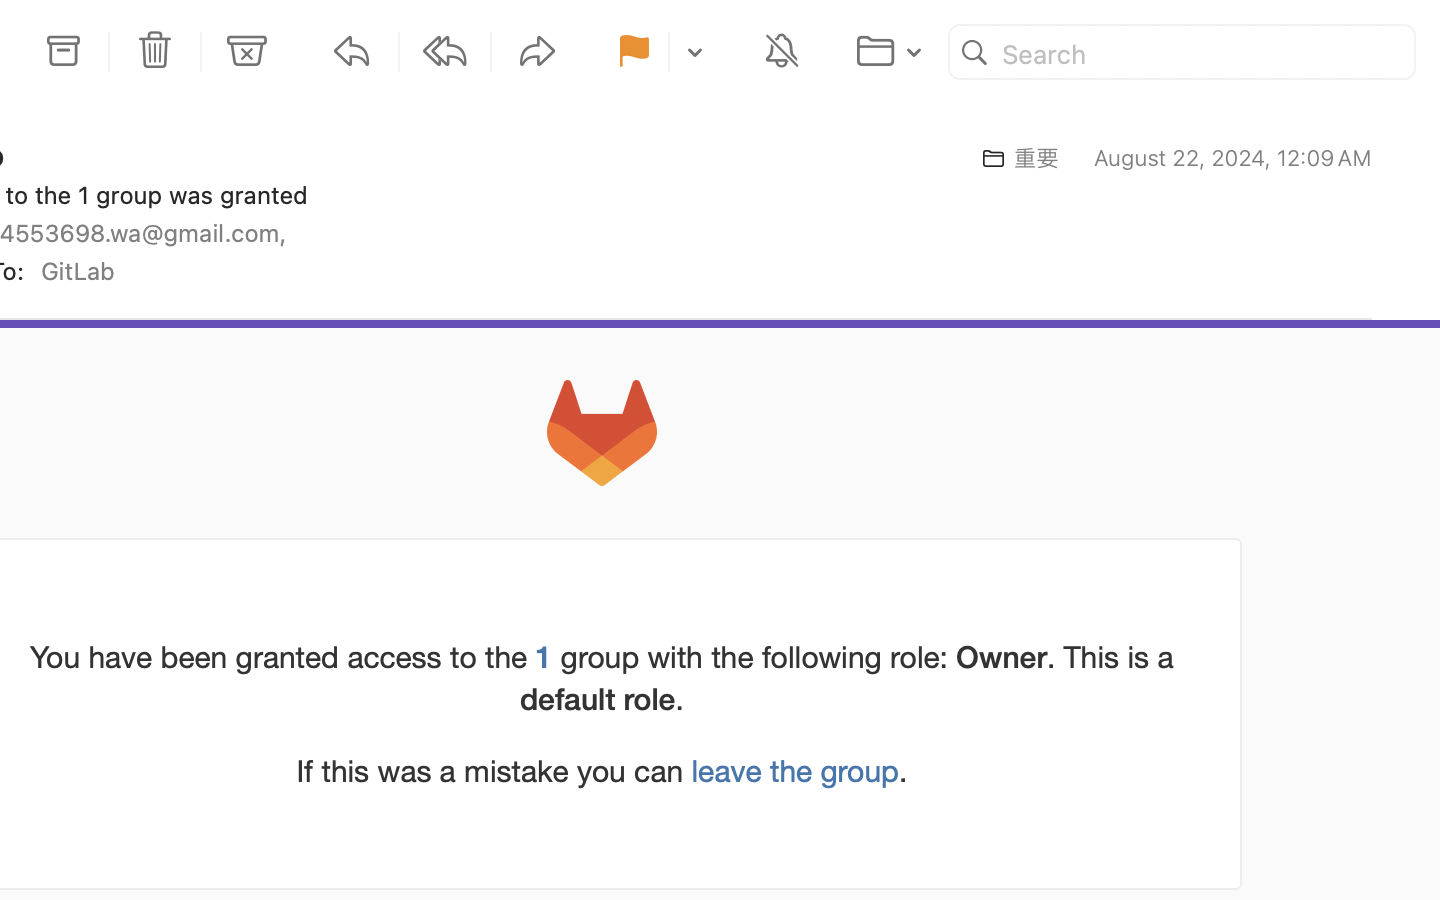  What do you see at coordinates (85, 269) in the screenshot?
I see `'GitLab'` at bounding box center [85, 269].